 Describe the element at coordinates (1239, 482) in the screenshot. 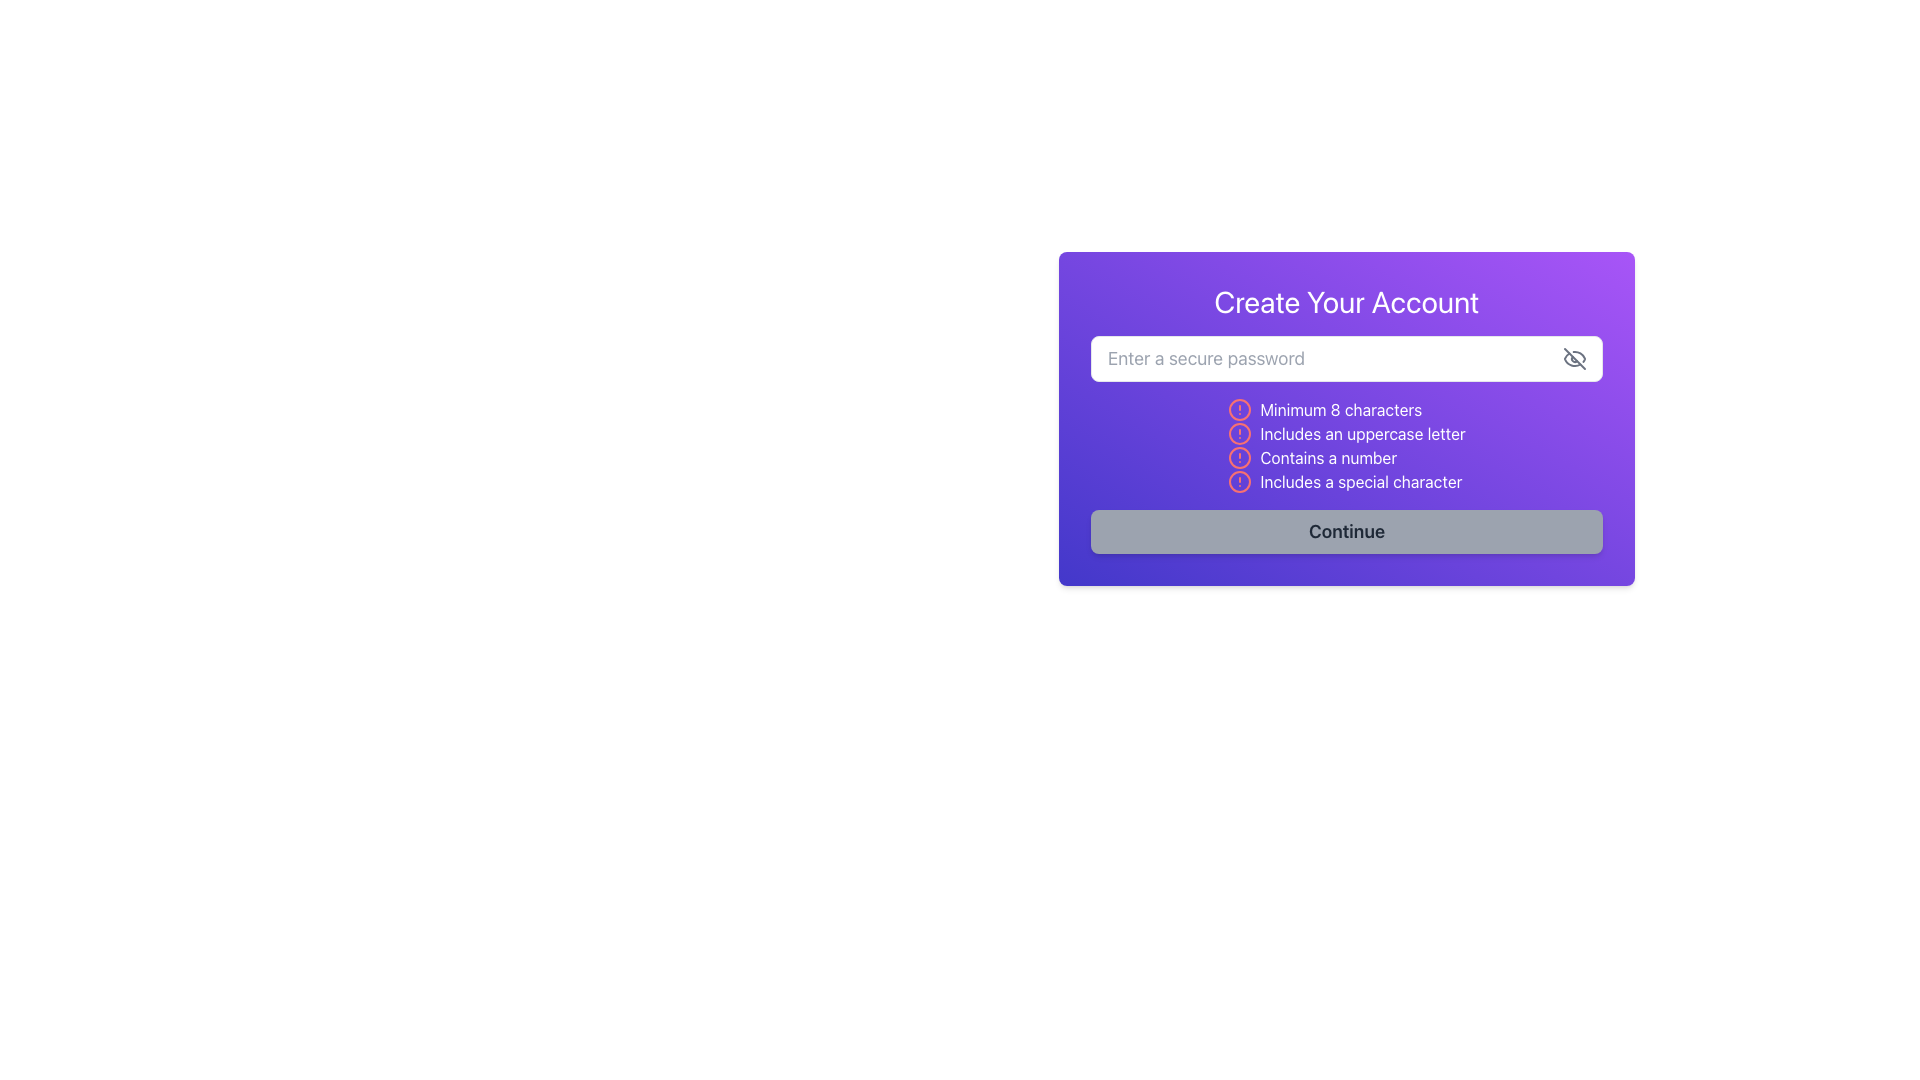

I see `the error icon indicating the unmet criteria for special character inclusion in the password validation, located in the fourth row next to the corresponding text` at that location.